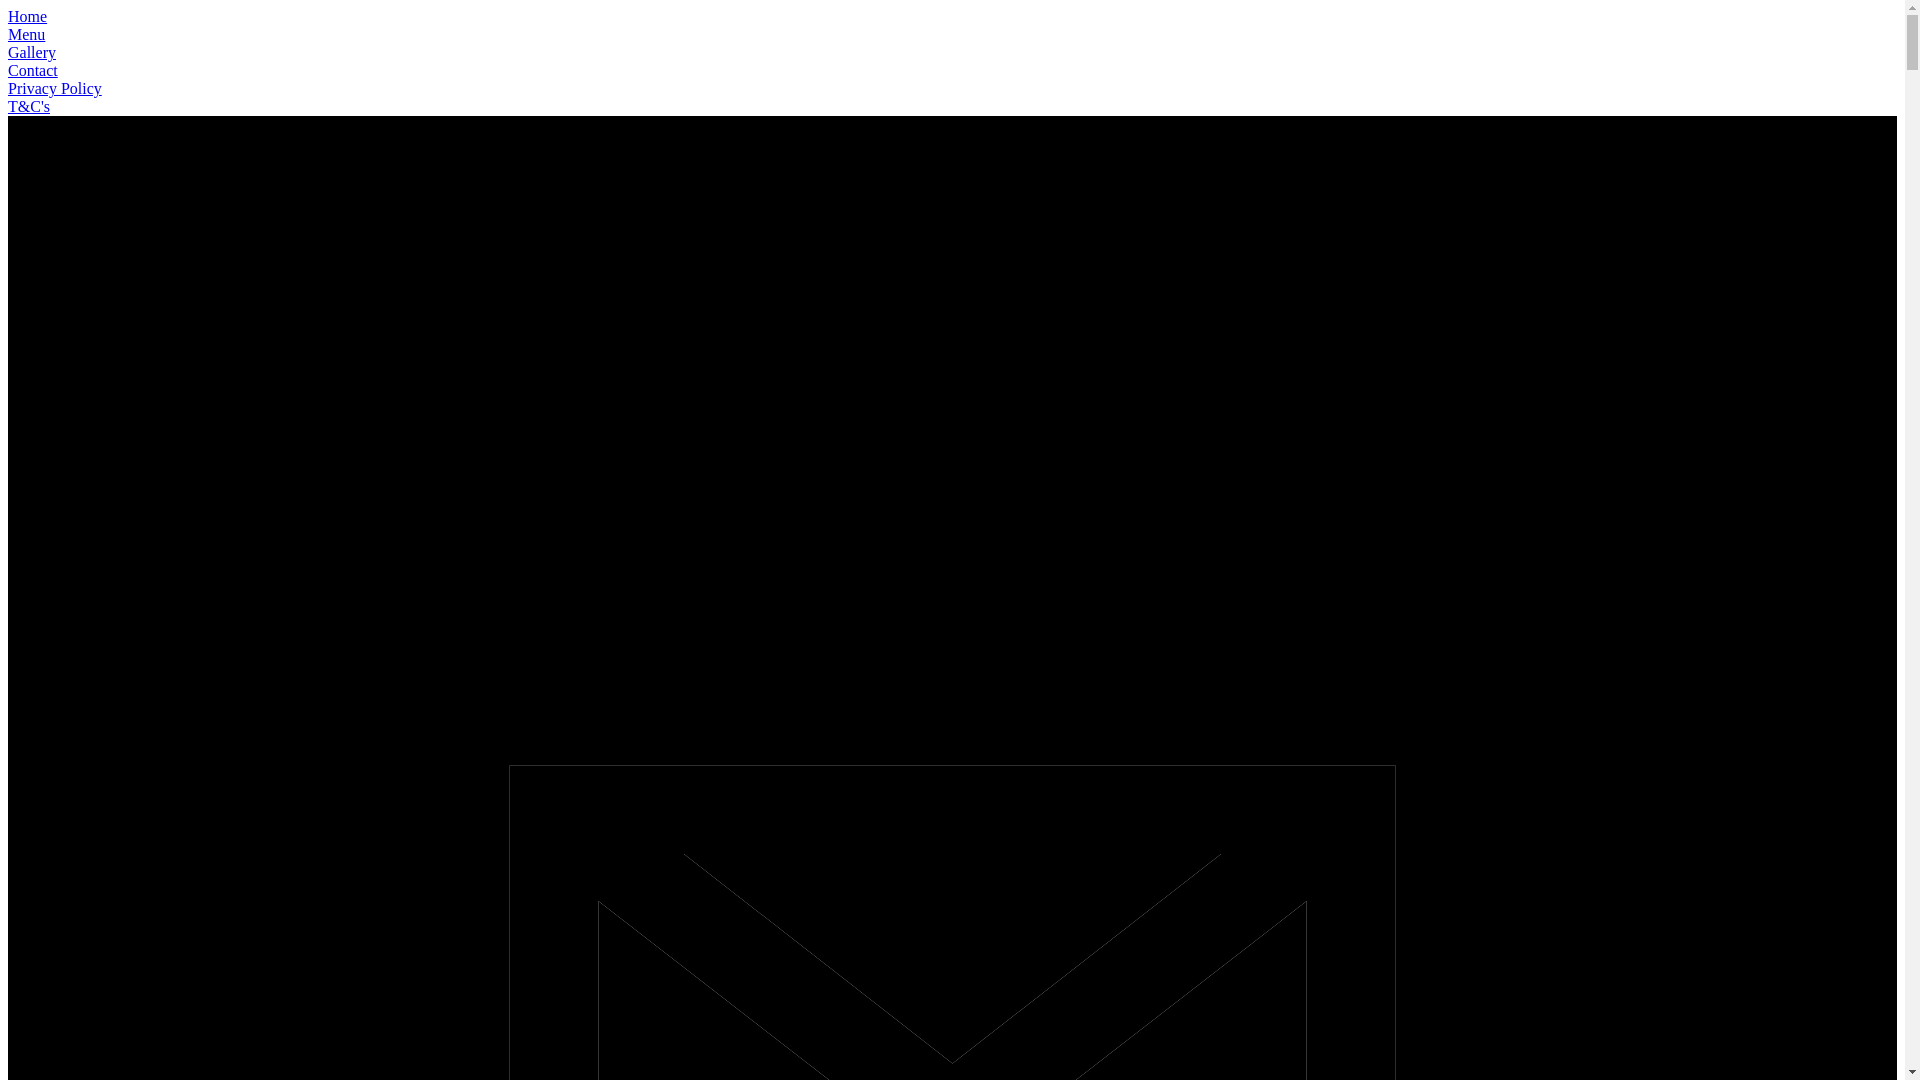 This screenshot has width=1920, height=1080. Describe the element at coordinates (26, 34) in the screenshot. I see `'Menu'` at that location.